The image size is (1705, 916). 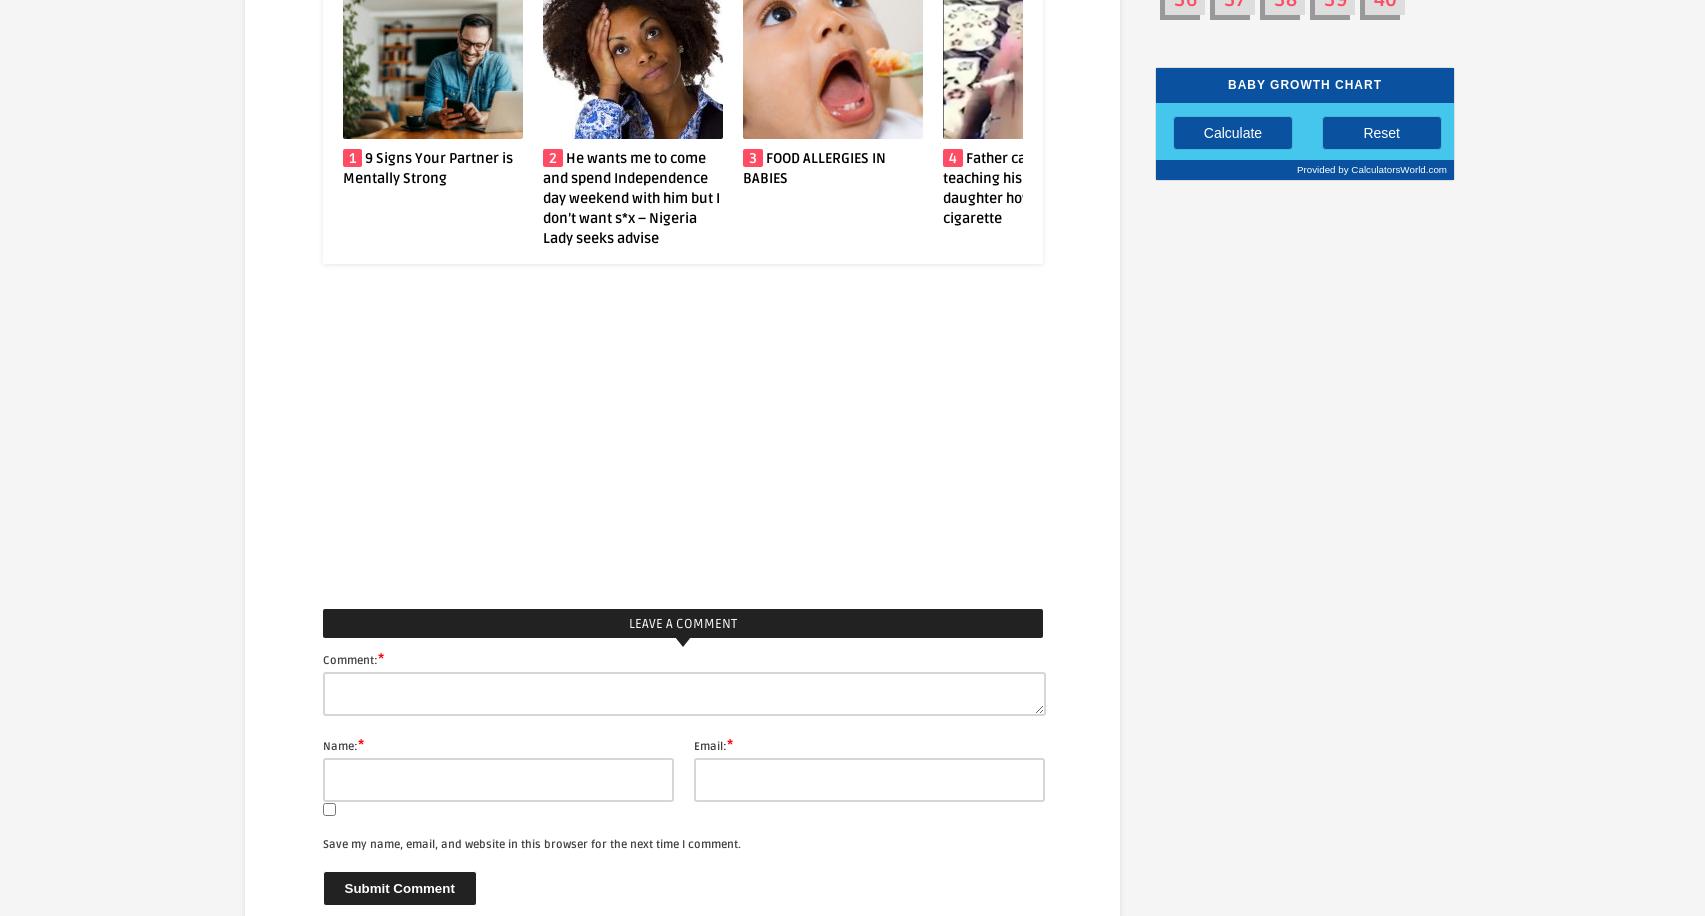 I want to click on 'Provided by', so click(x=1295, y=169).